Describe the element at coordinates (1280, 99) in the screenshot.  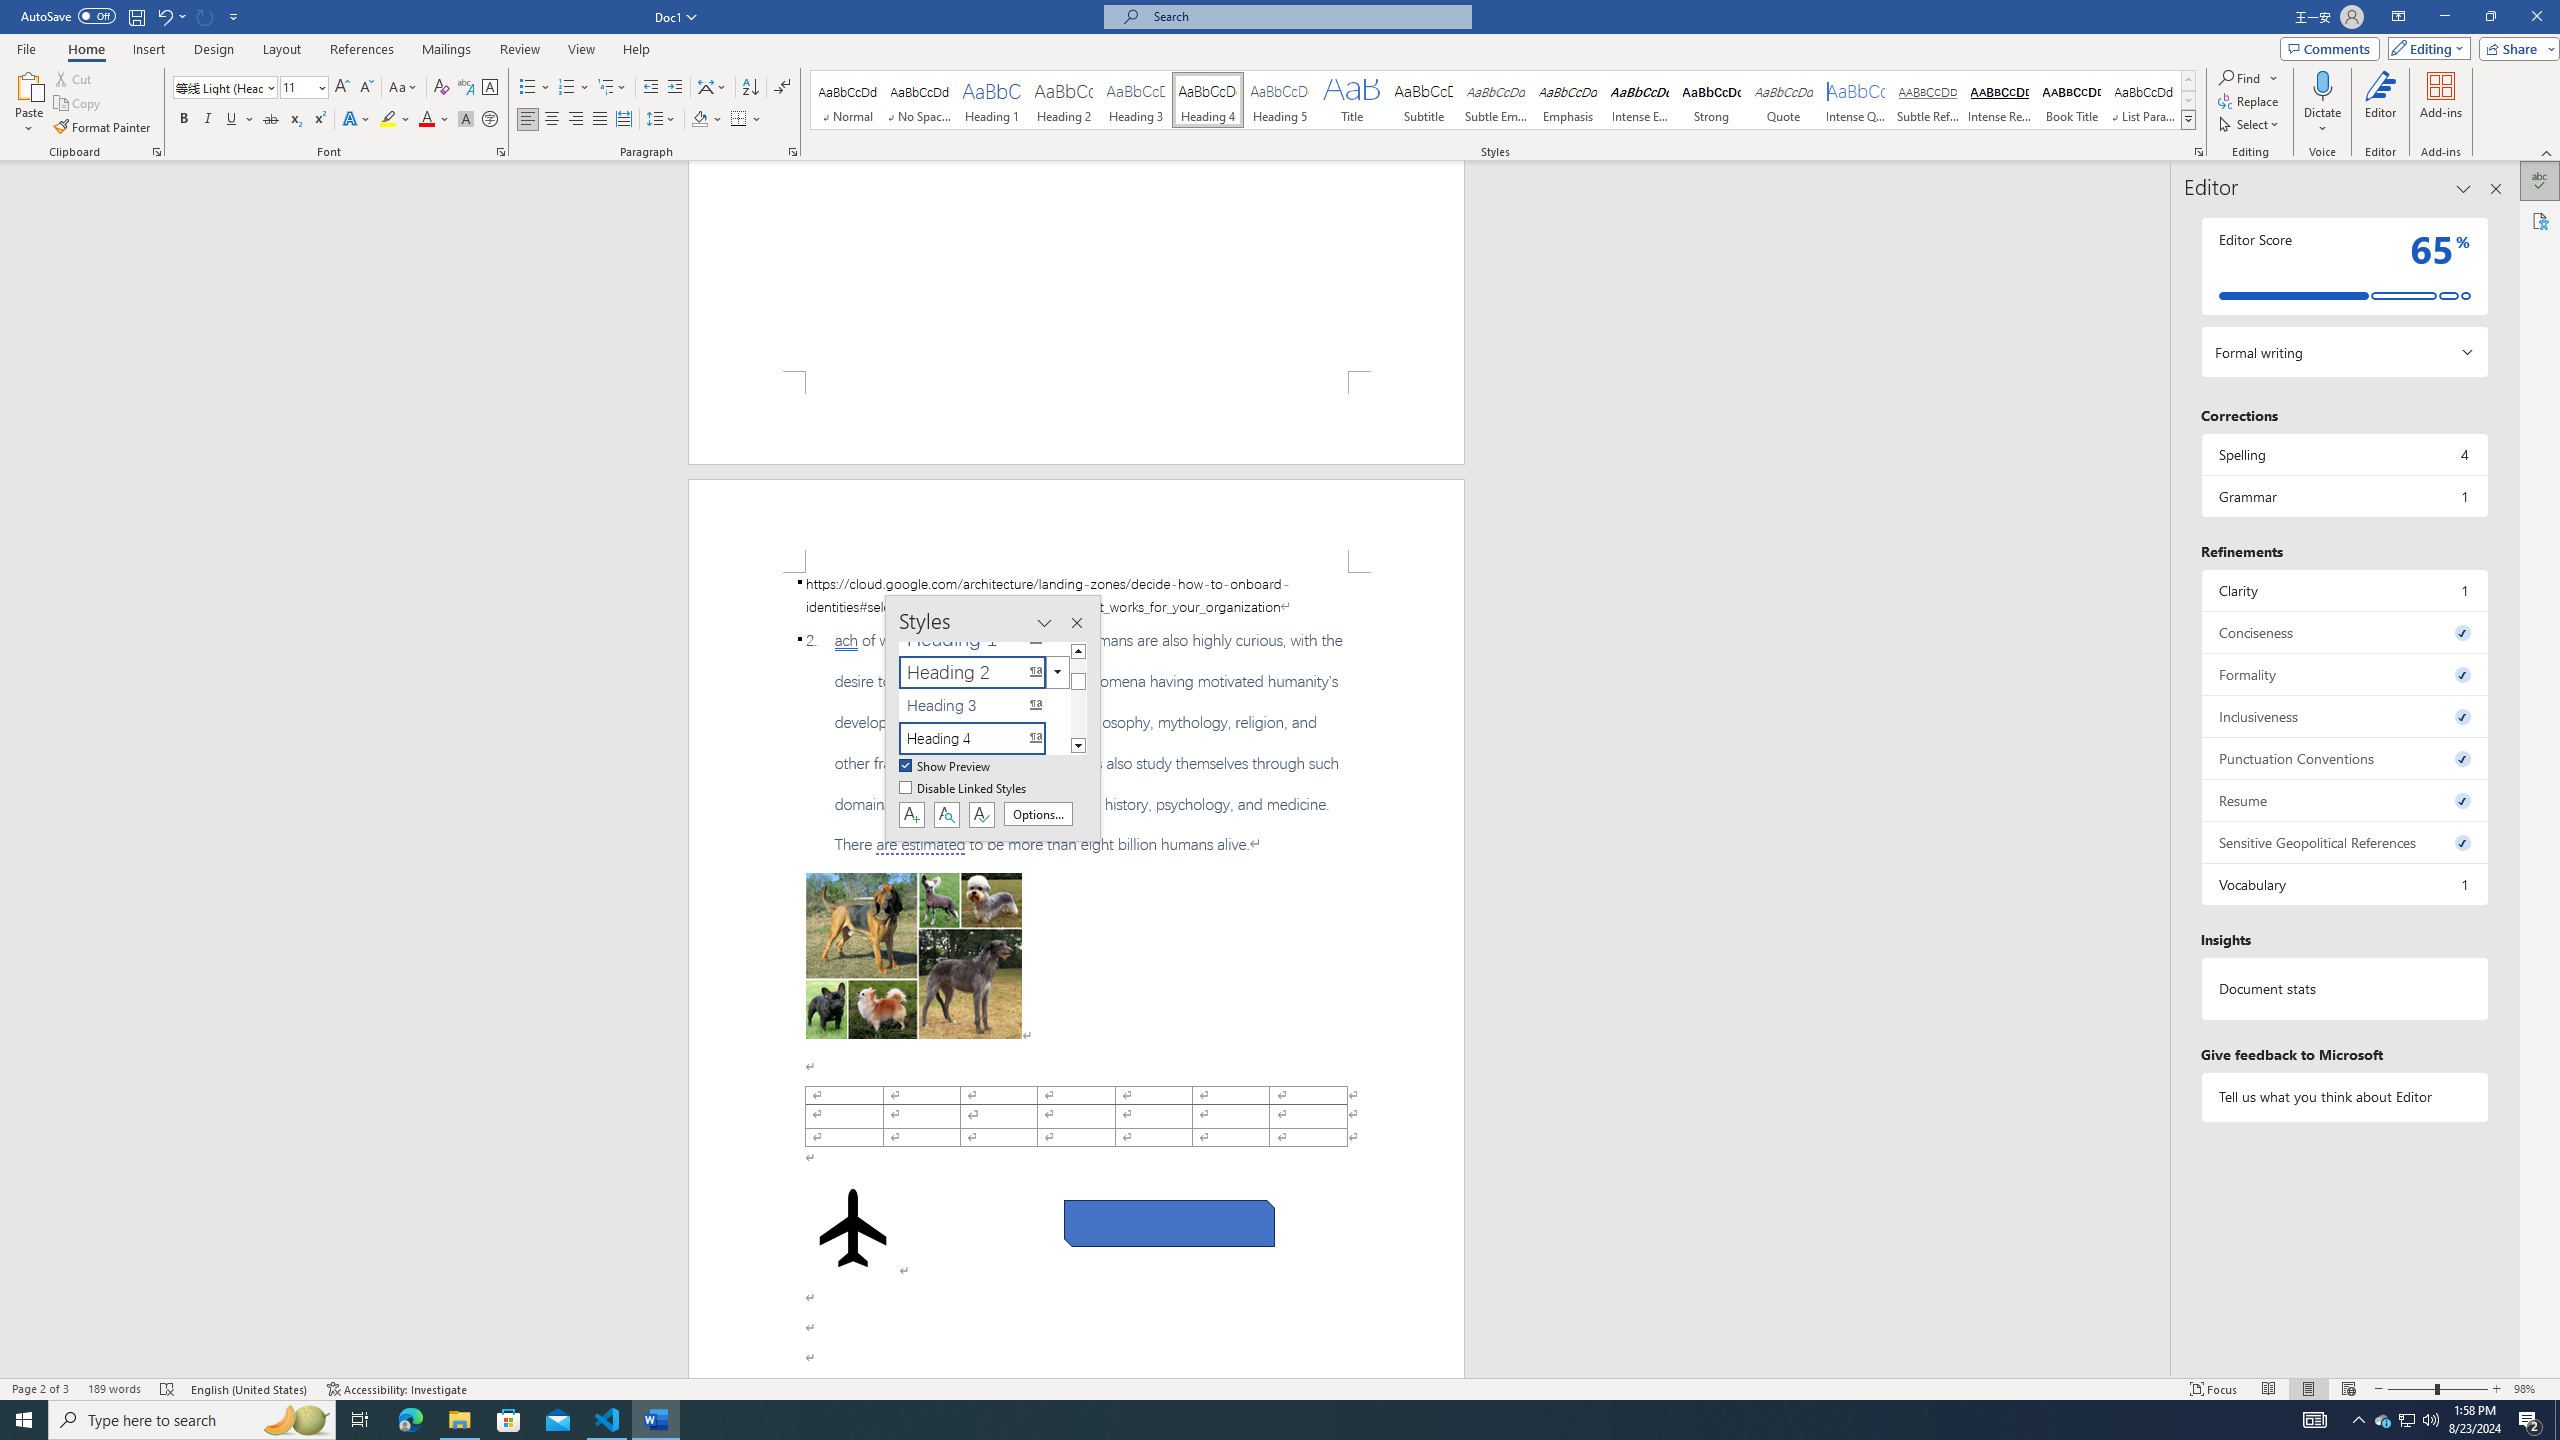
I see `'Heading 5'` at that location.